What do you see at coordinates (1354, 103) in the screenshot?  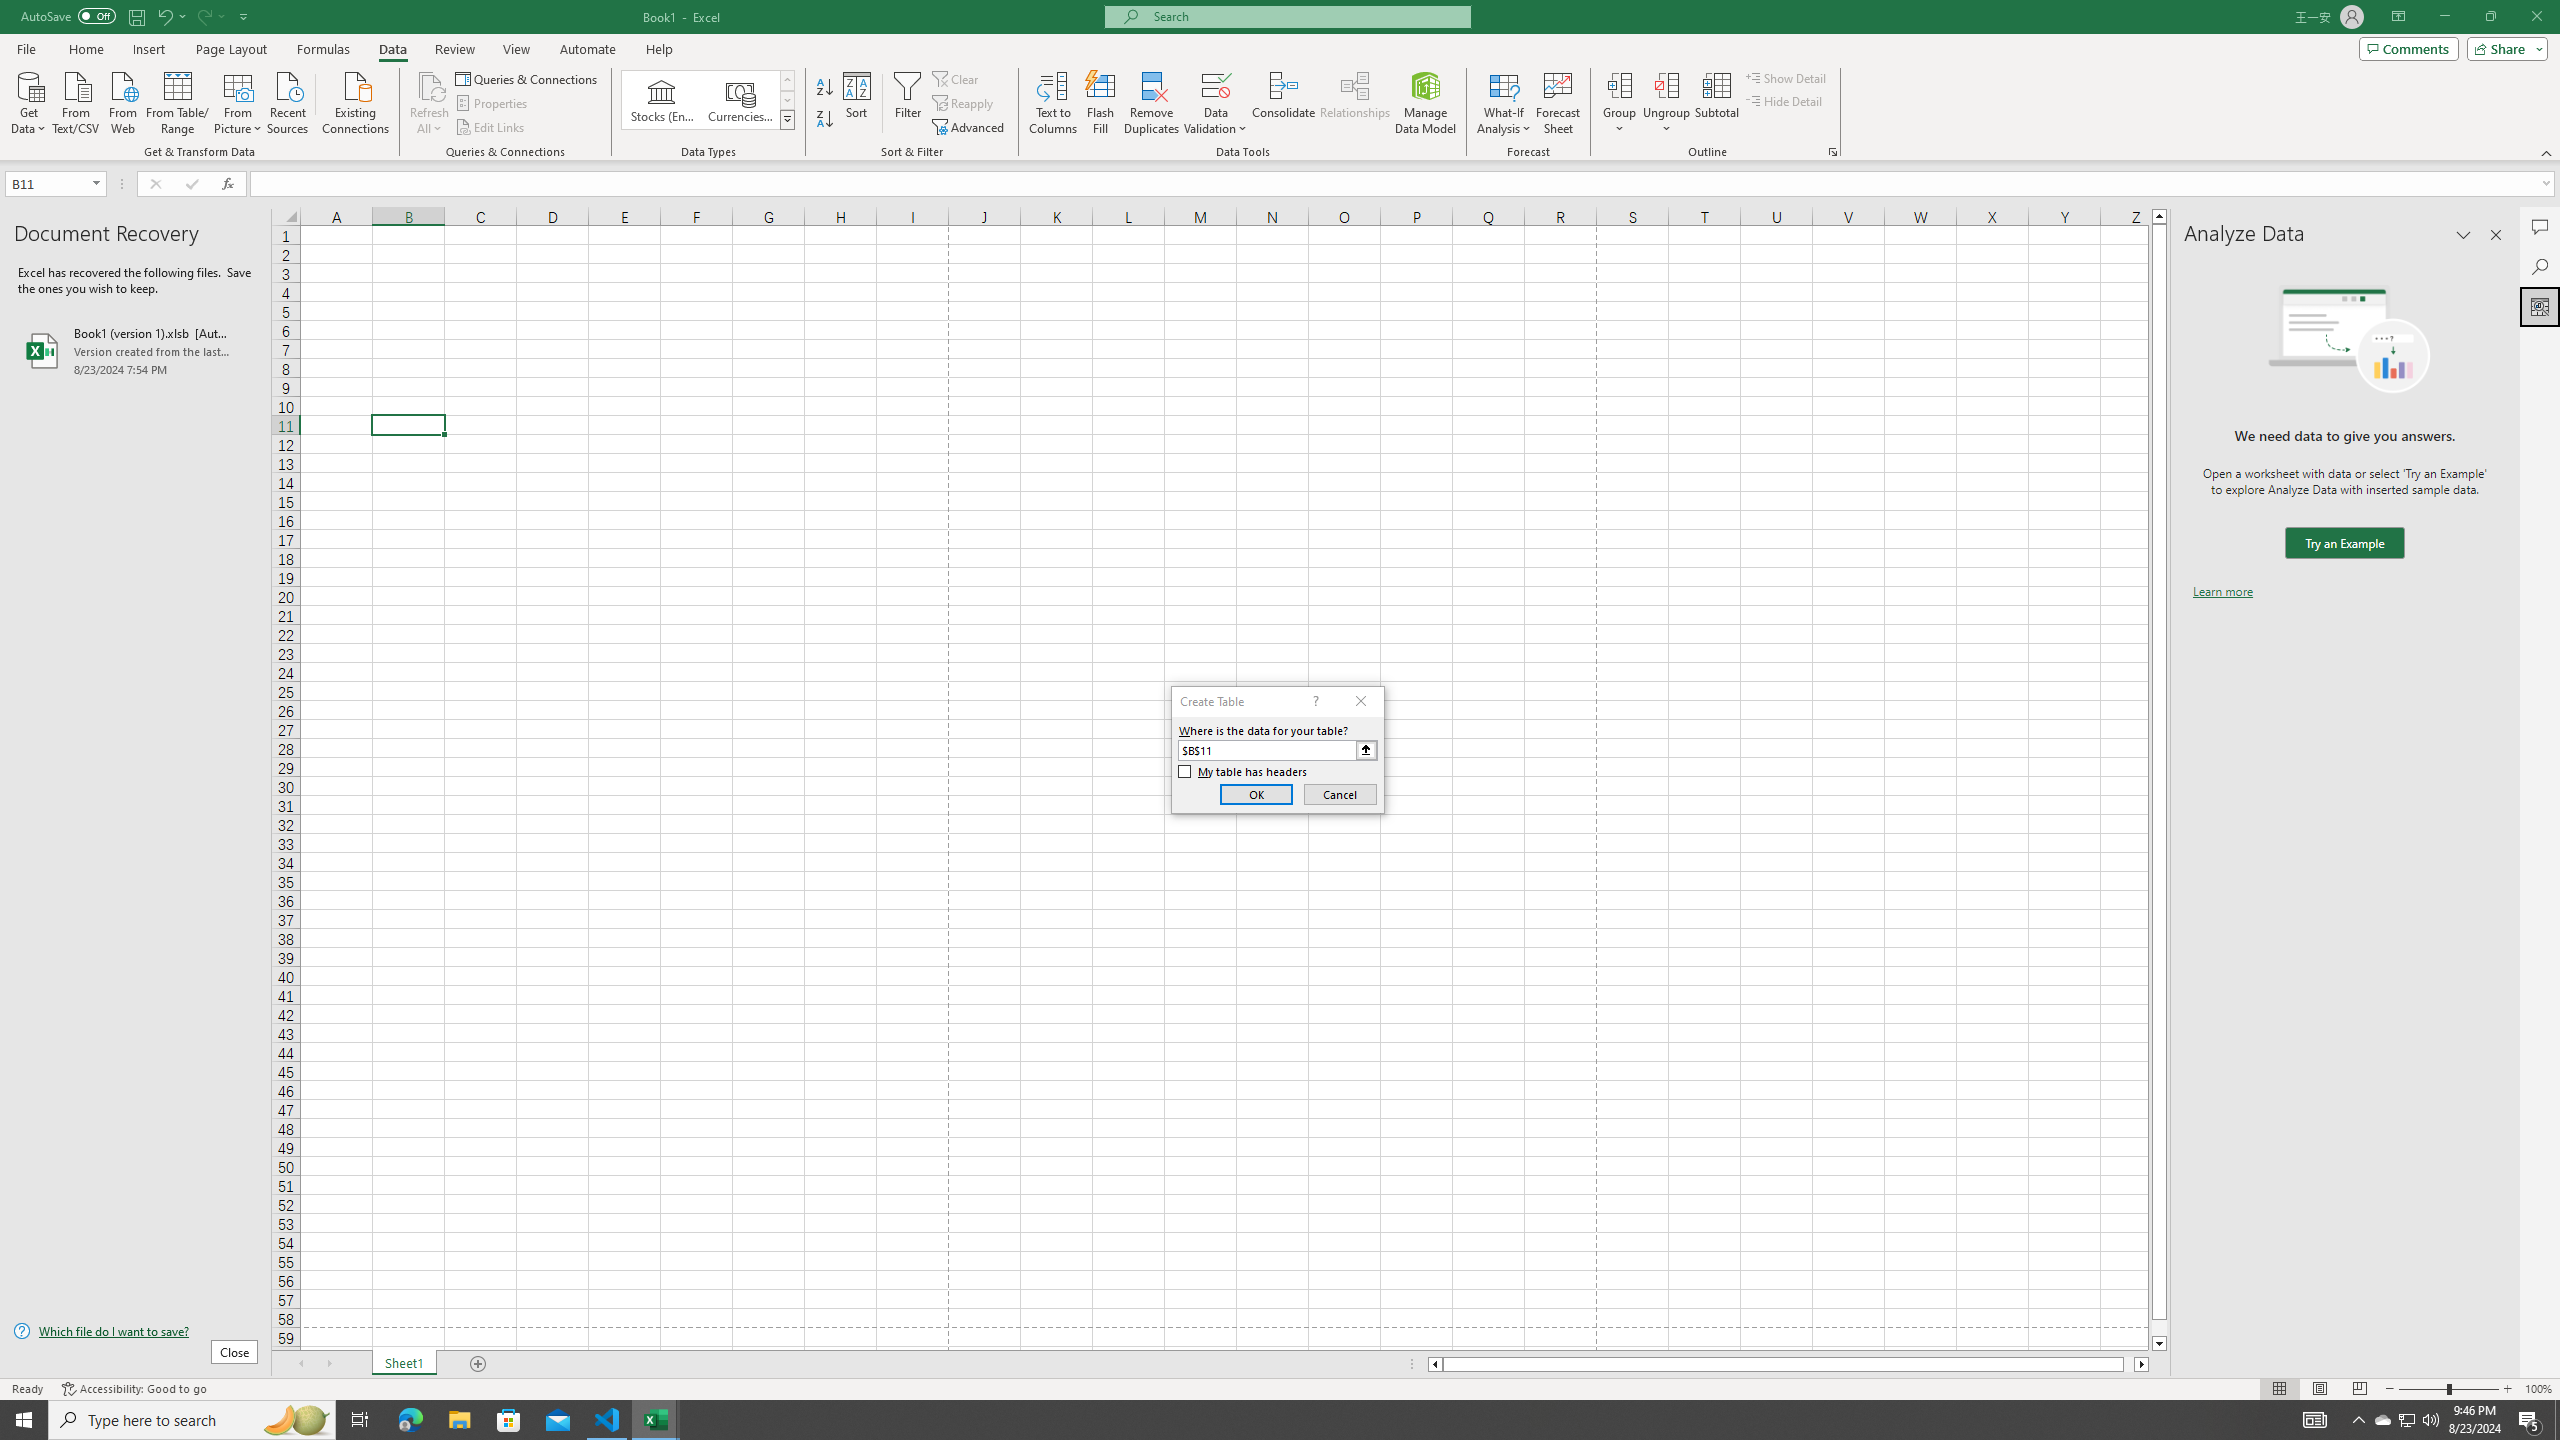 I see `'Relationships'` at bounding box center [1354, 103].